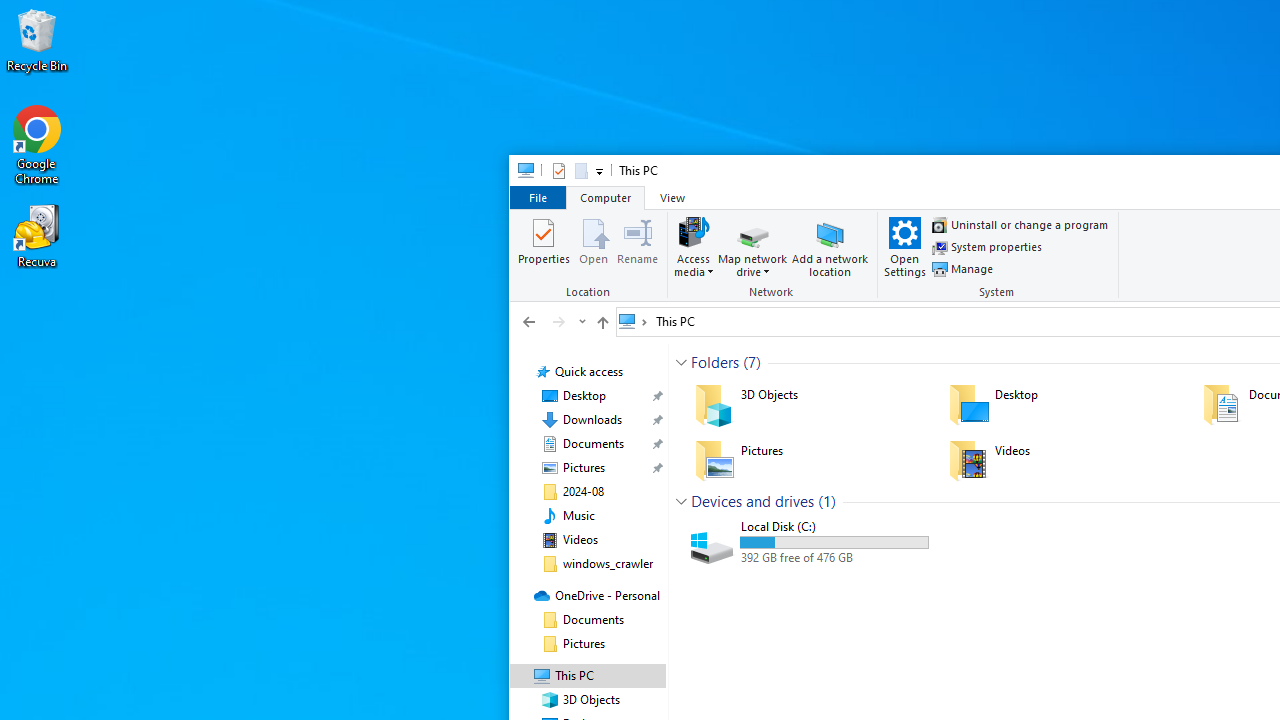 The height and width of the screenshot is (720, 1280). What do you see at coordinates (999, 255) in the screenshot?
I see `'System'` at bounding box center [999, 255].